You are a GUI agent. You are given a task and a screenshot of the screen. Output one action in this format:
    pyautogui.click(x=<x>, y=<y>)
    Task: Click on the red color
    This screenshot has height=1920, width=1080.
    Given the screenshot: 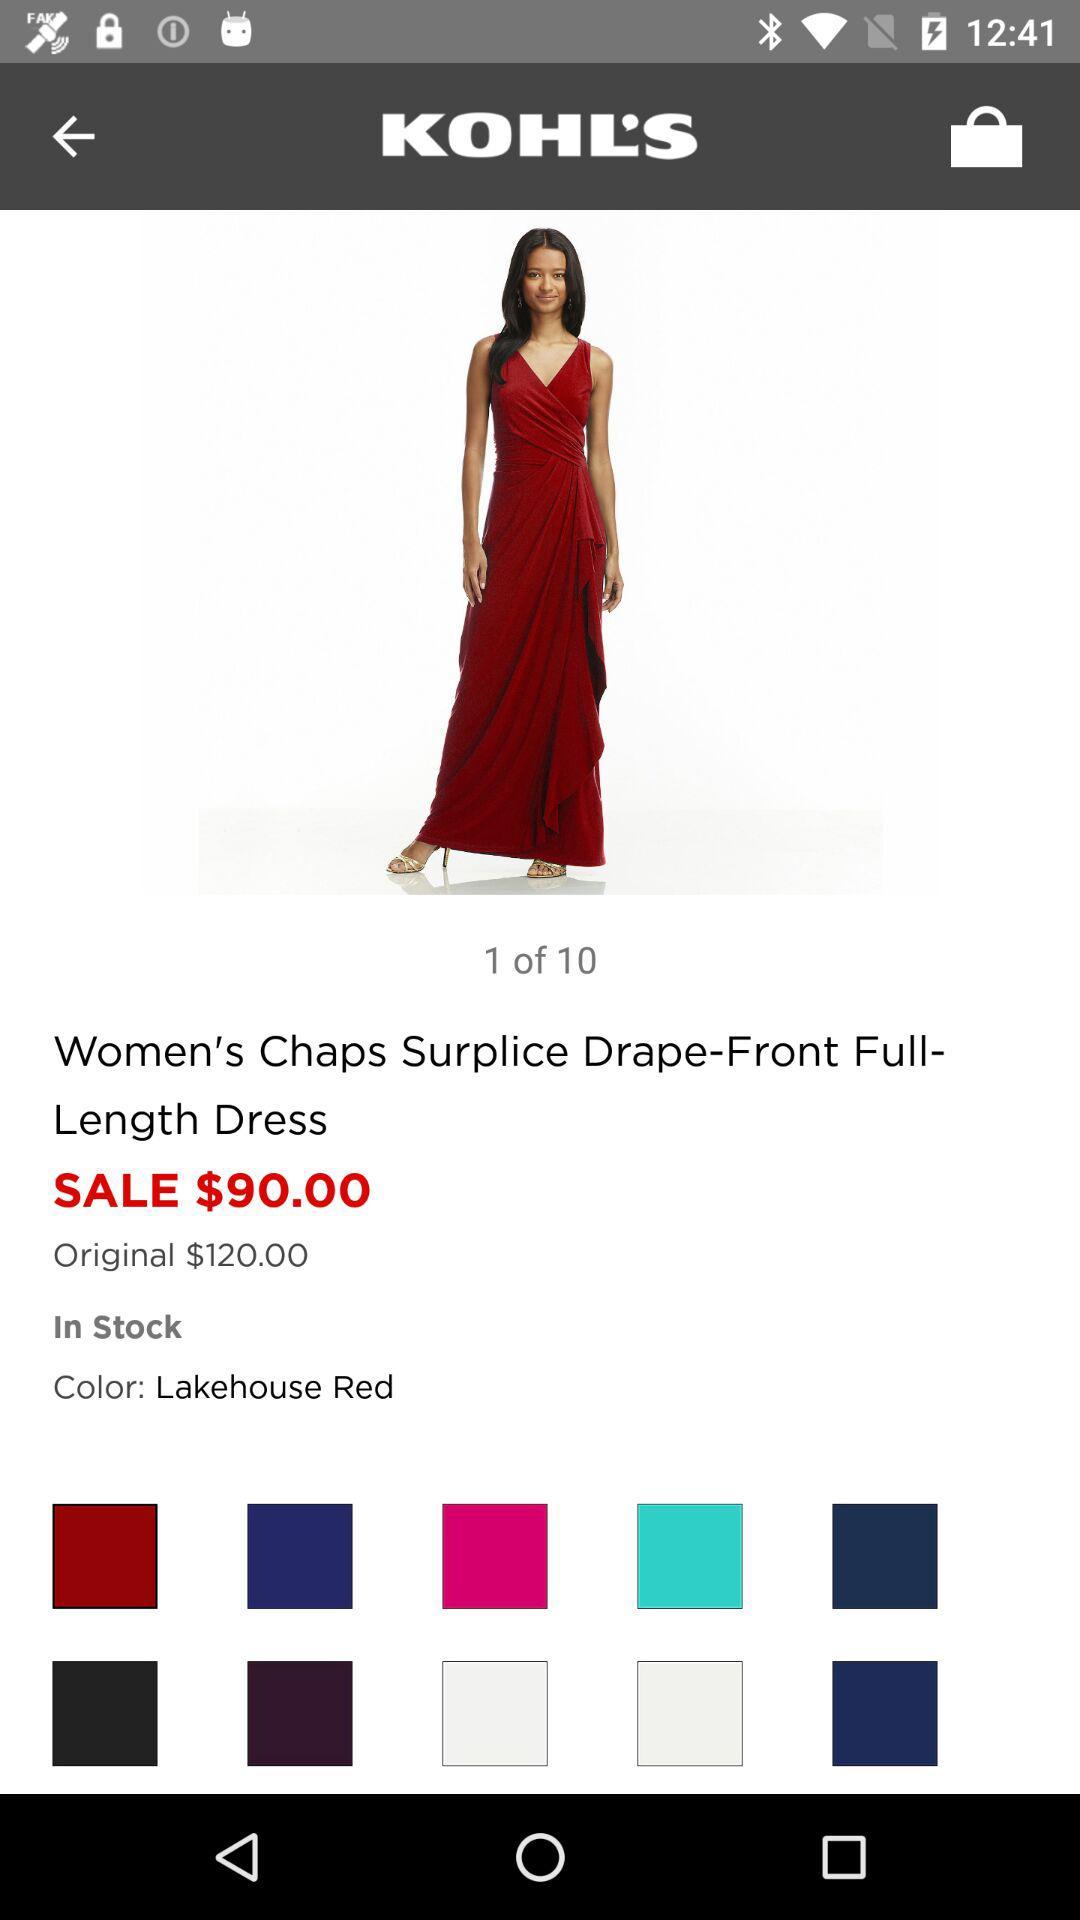 What is the action you would take?
    pyautogui.click(x=494, y=1555)
    